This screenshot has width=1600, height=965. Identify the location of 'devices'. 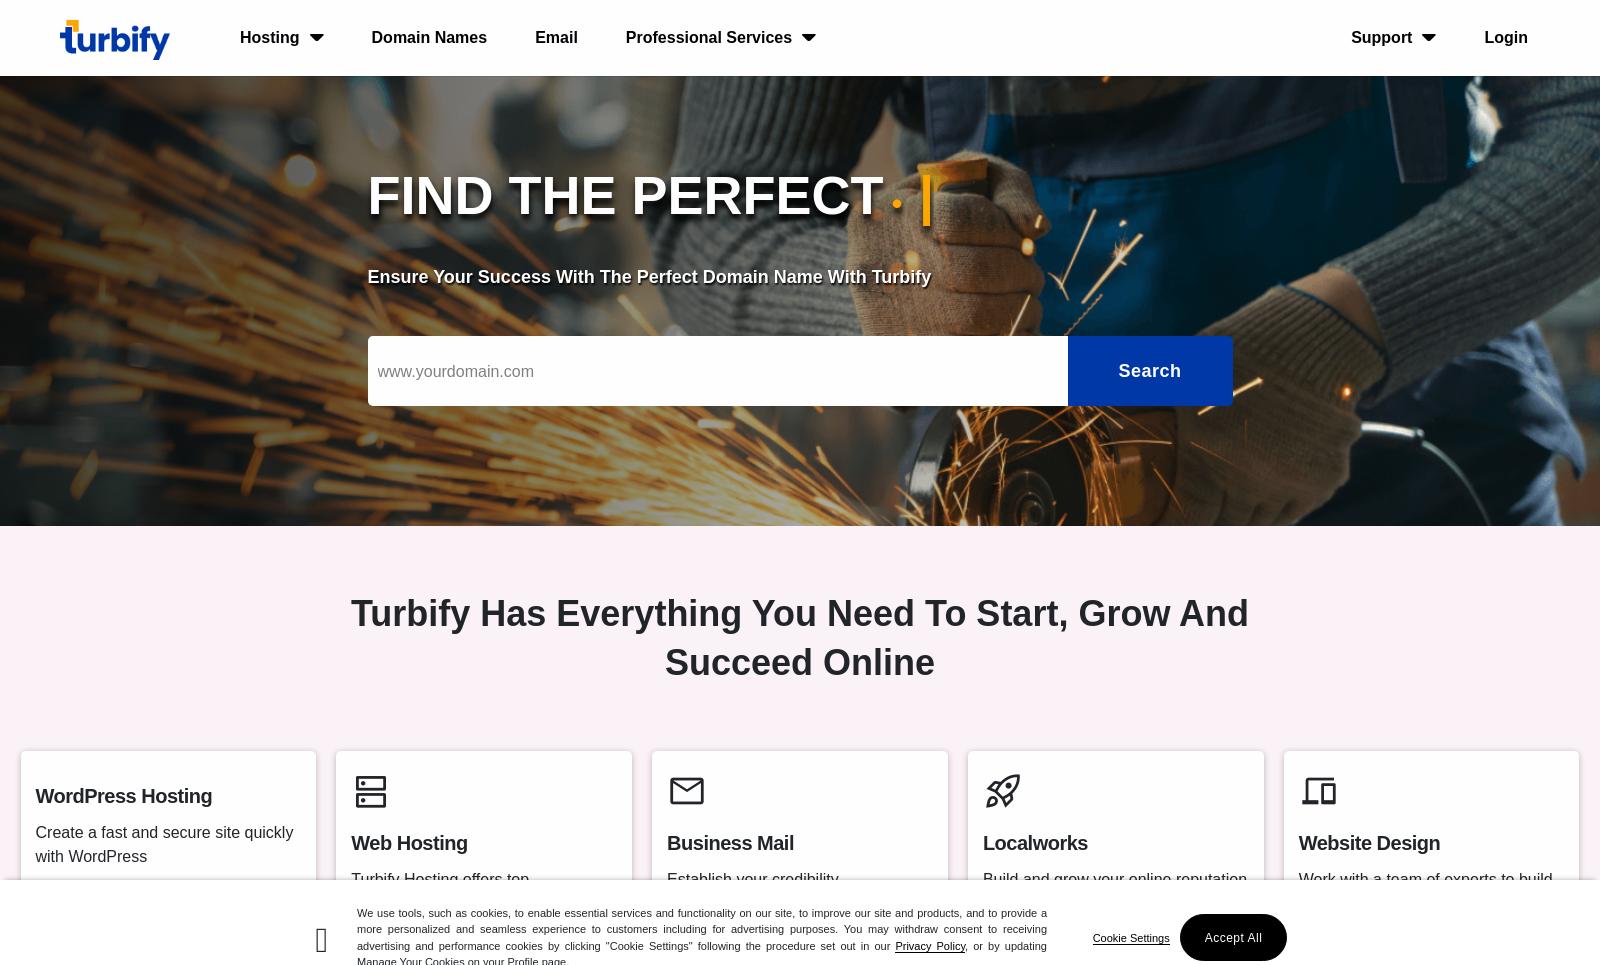
(1297, 791).